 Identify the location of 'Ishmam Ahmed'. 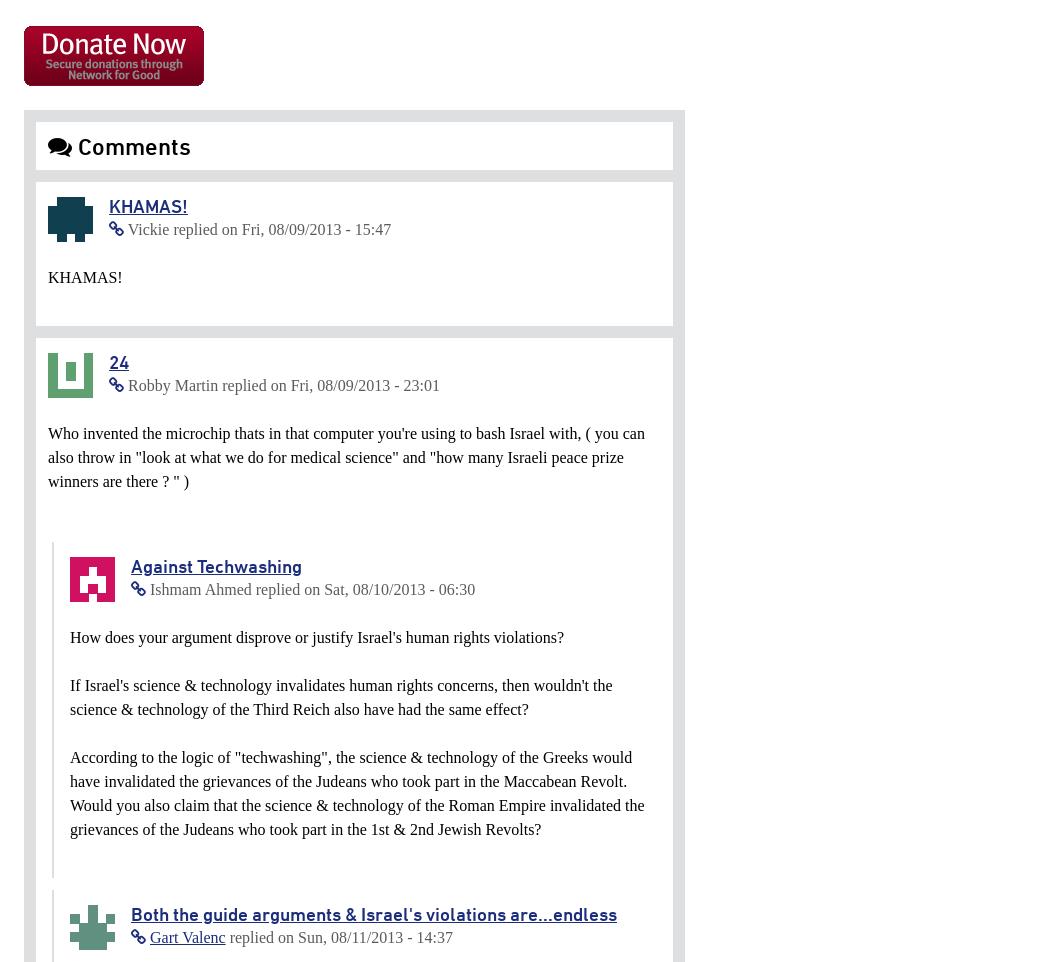
(199, 588).